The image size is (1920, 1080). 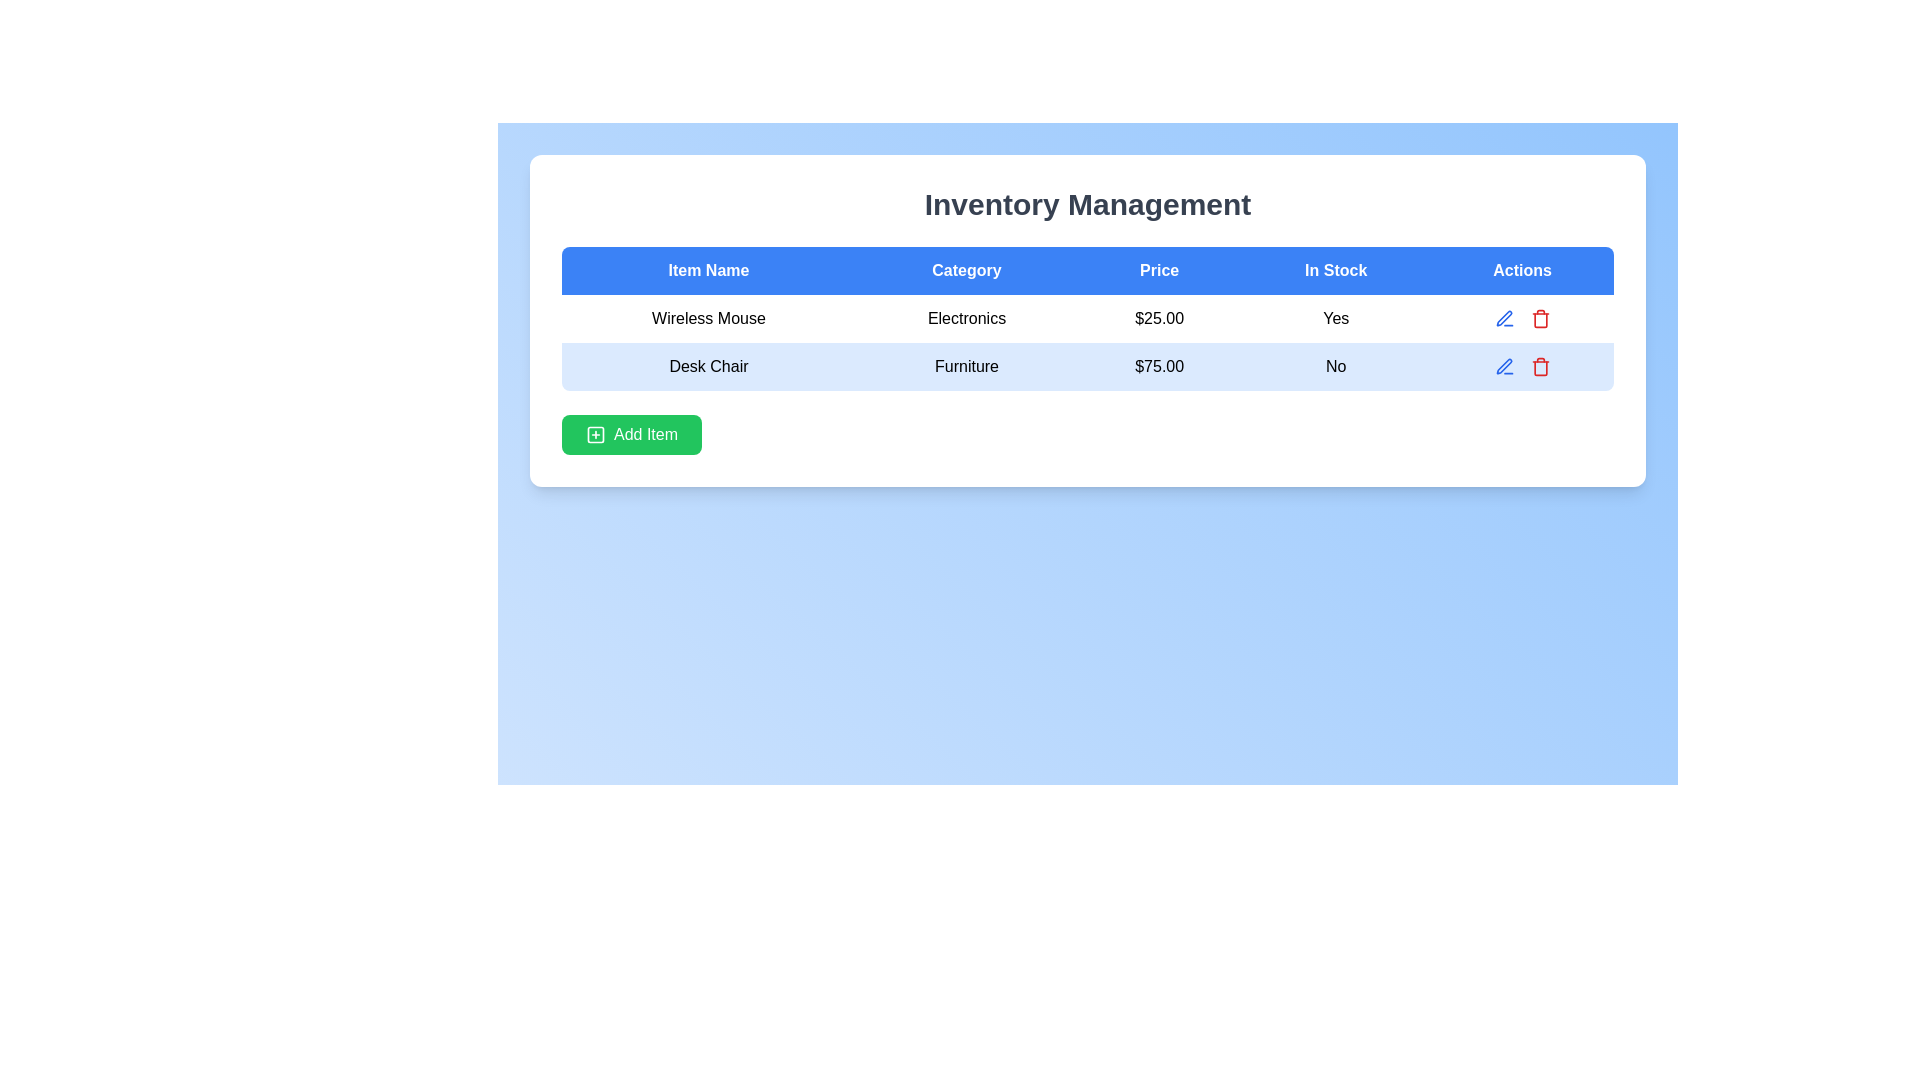 What do you see at coordinates (1087, 318) in the screenshot?
I see `the first row of the inventory table that lists the product 'Wireless Mouse', displaying its category as 'Electronics', price as '$25.00', and stock status as 'Yes'` at bounding box center [1087, 318].